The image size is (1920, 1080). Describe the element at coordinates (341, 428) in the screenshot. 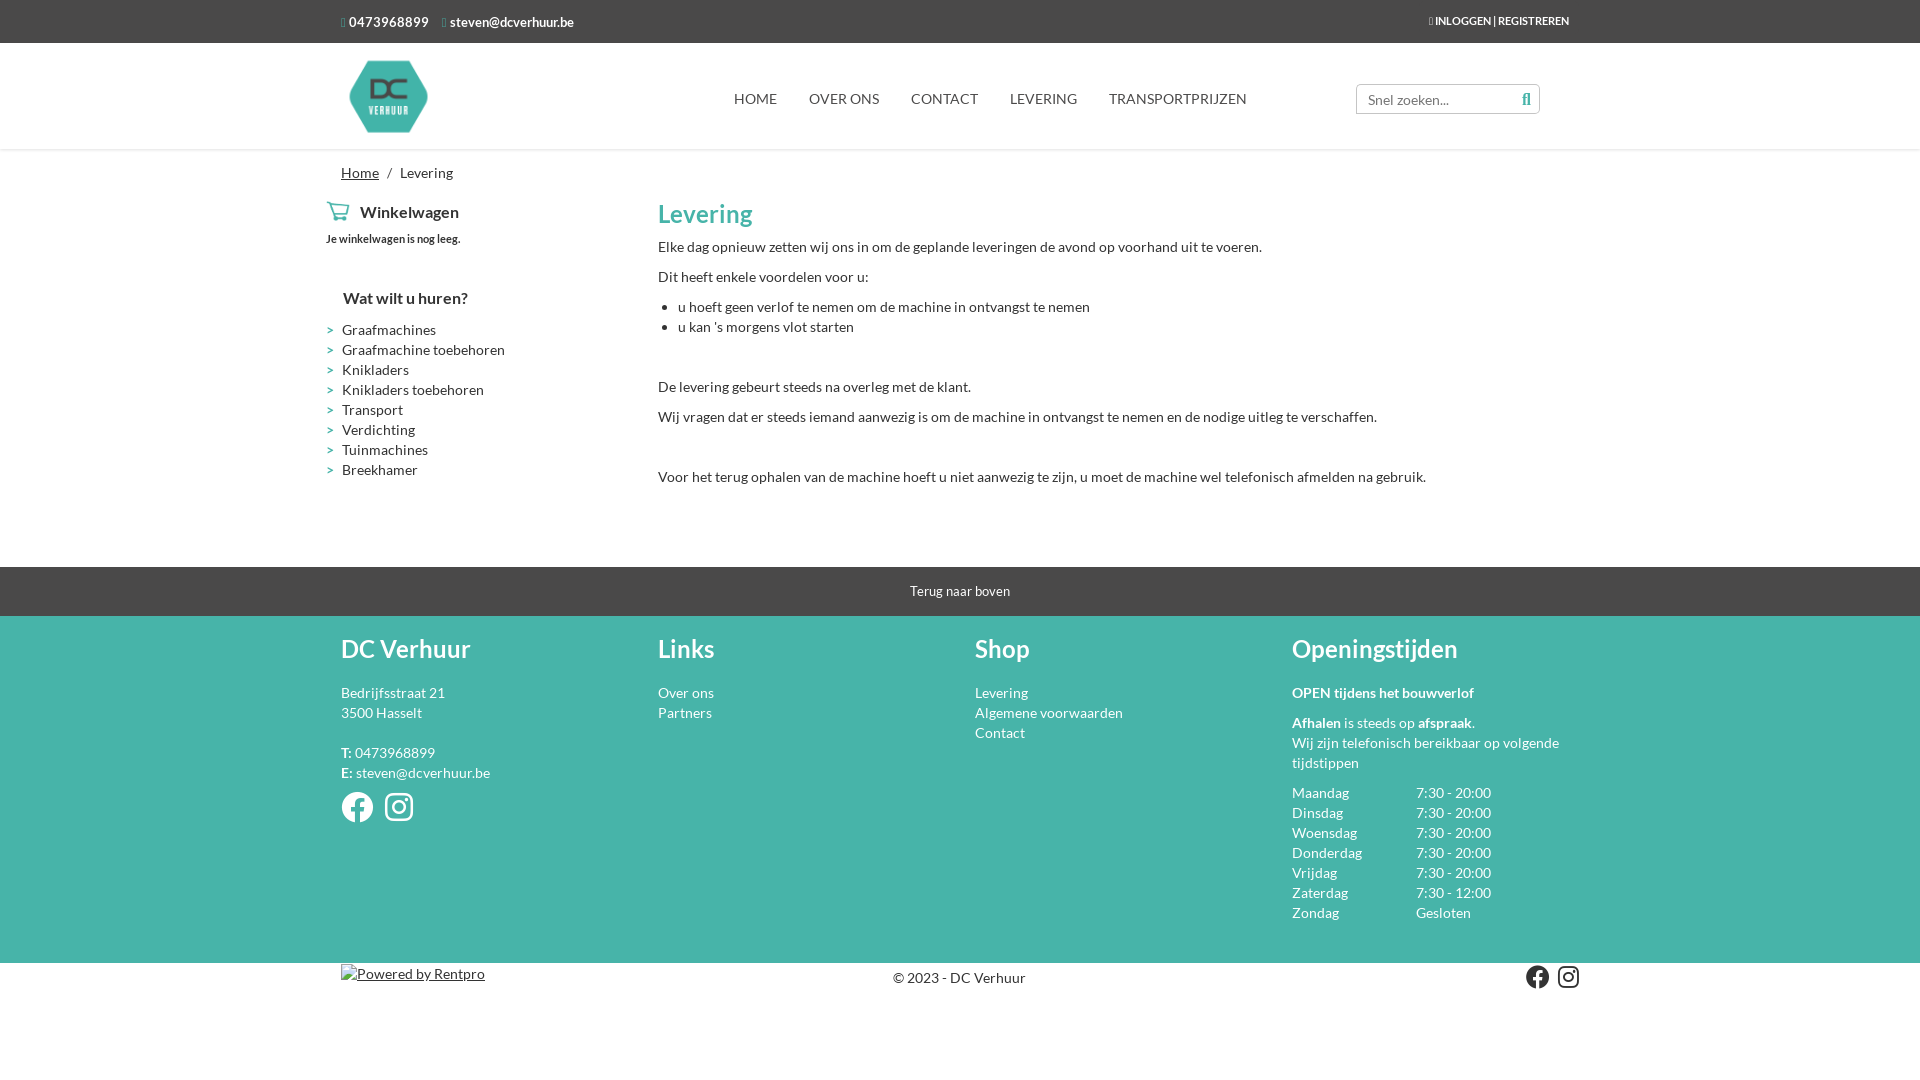

I see `'Verdichting'` at that location.